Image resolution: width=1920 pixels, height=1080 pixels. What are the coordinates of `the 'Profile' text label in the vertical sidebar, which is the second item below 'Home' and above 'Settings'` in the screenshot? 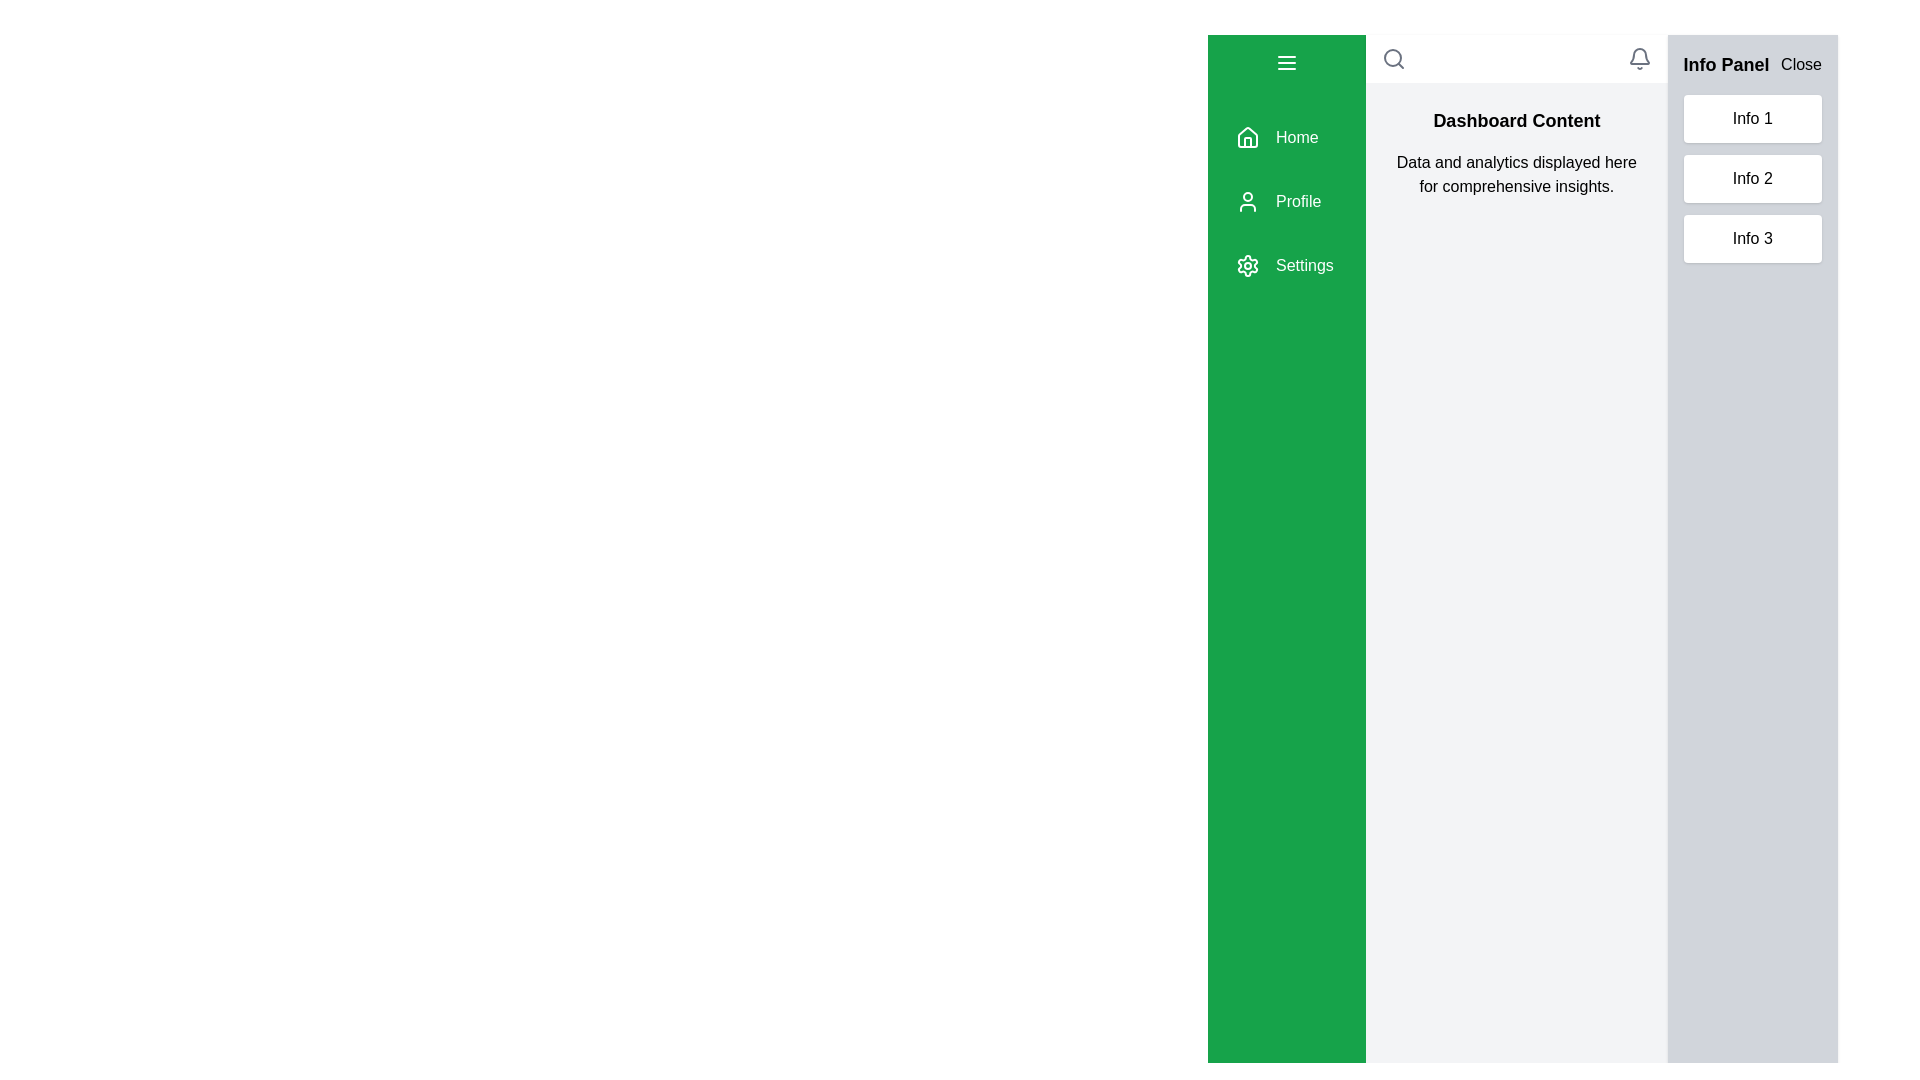 It's located at (1298, 201).